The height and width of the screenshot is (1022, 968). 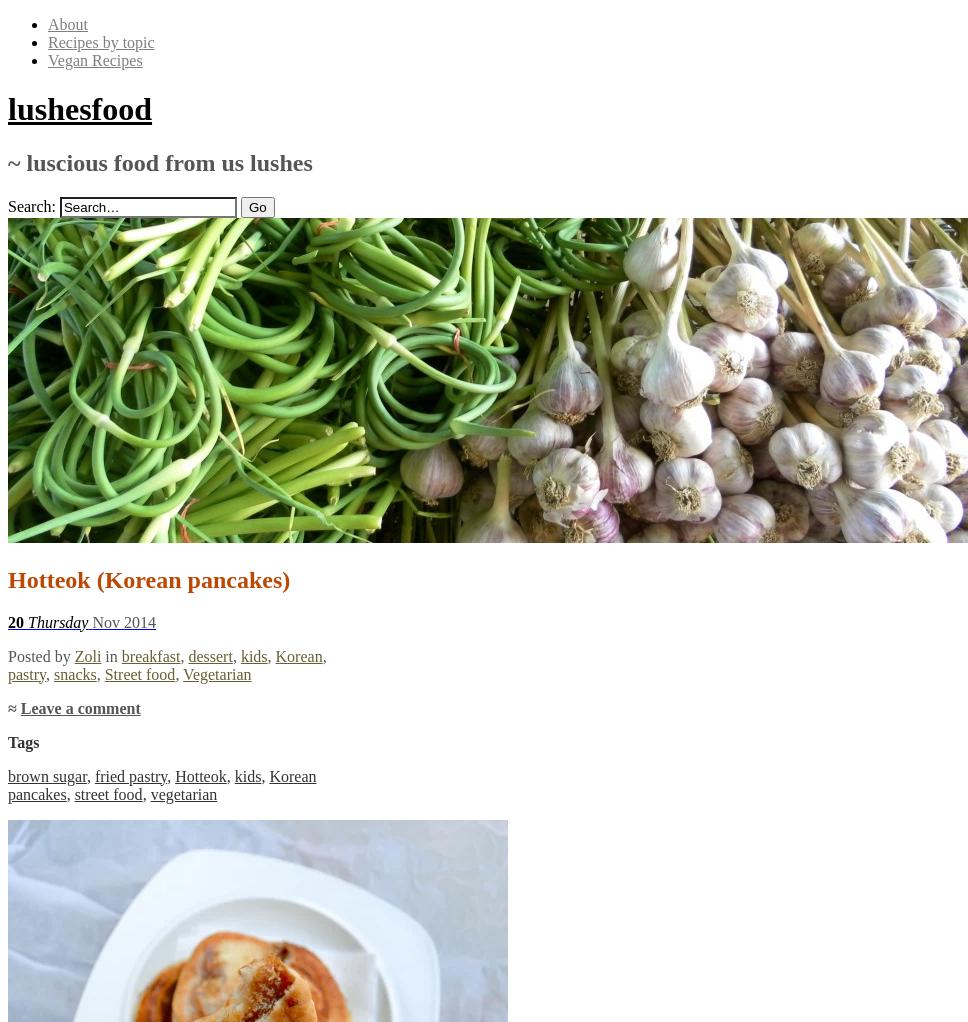 What do you see at coordinates (72, 655) in the screenshot?
I see `'Zoli'` at bounding box center [72, 655].